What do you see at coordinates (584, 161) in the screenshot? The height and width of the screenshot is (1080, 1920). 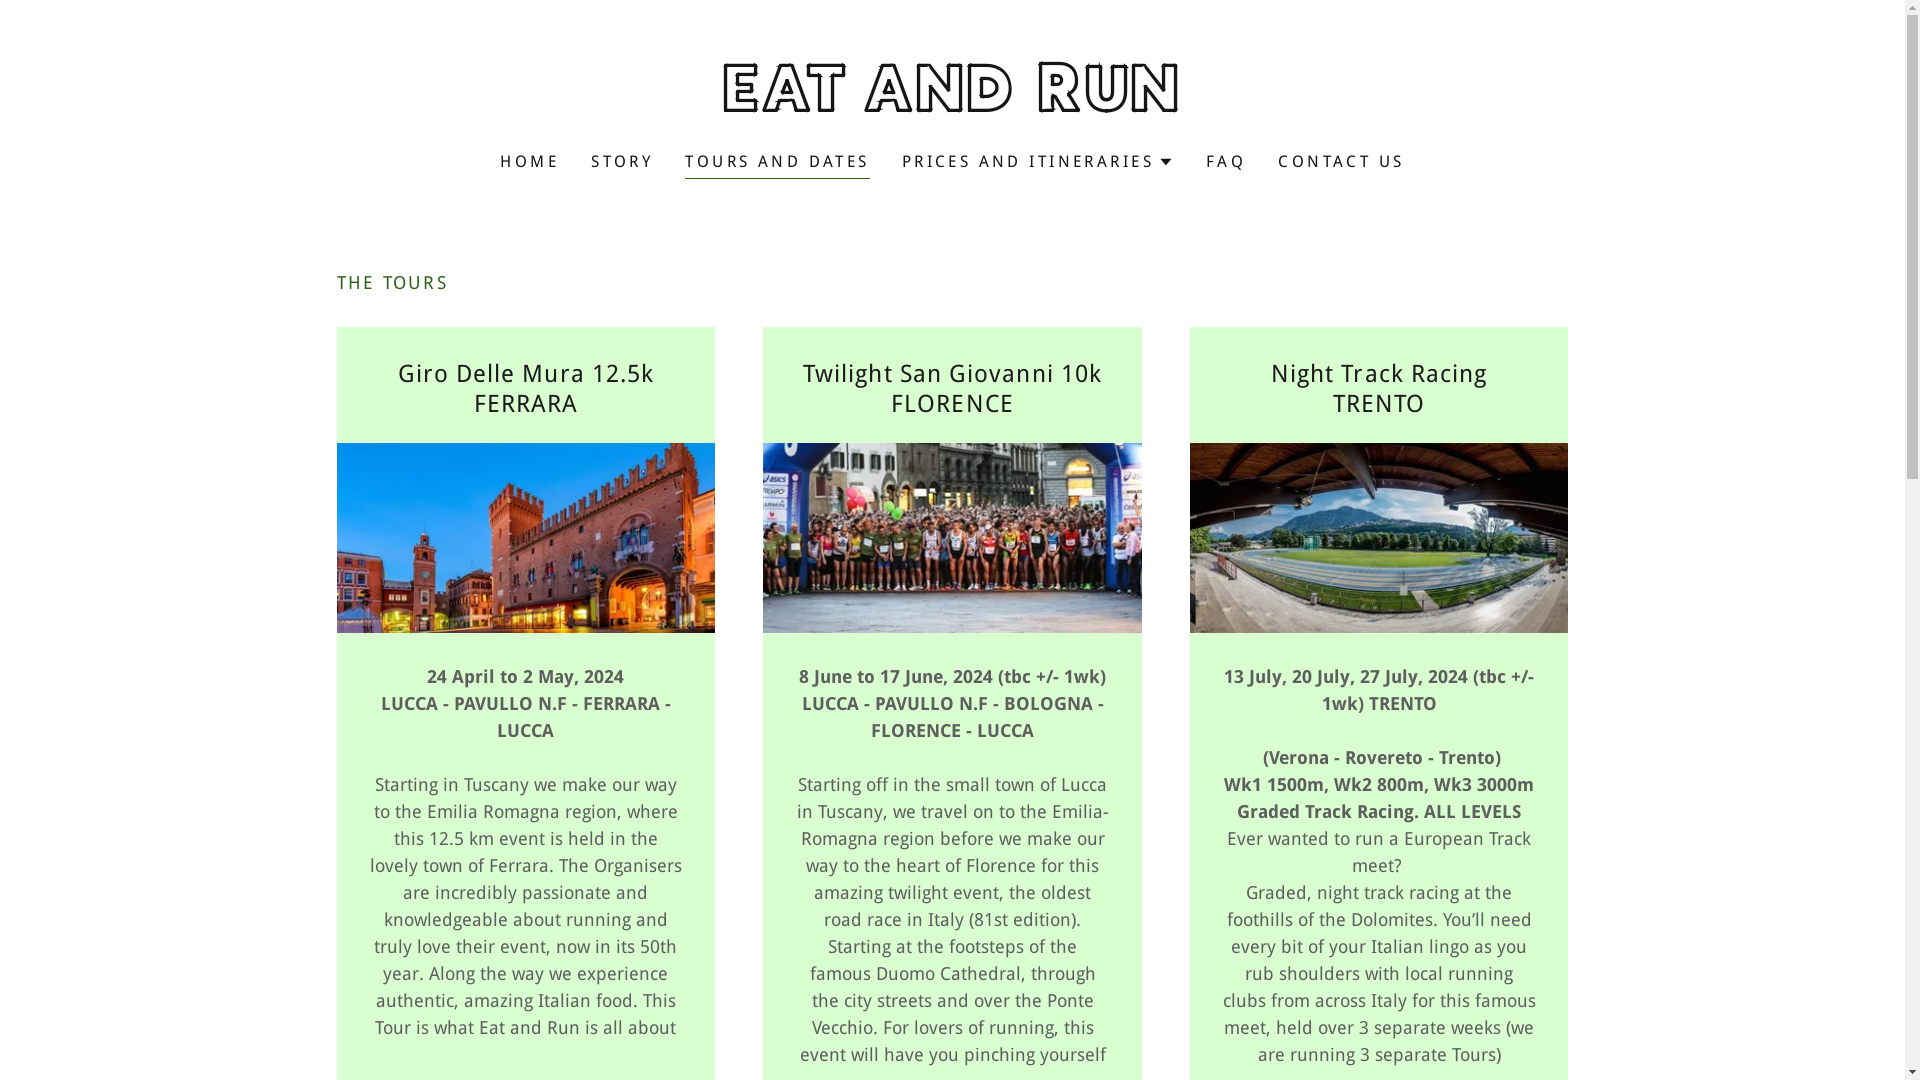 I see `'STORY'` at bounding box center [584, 161].